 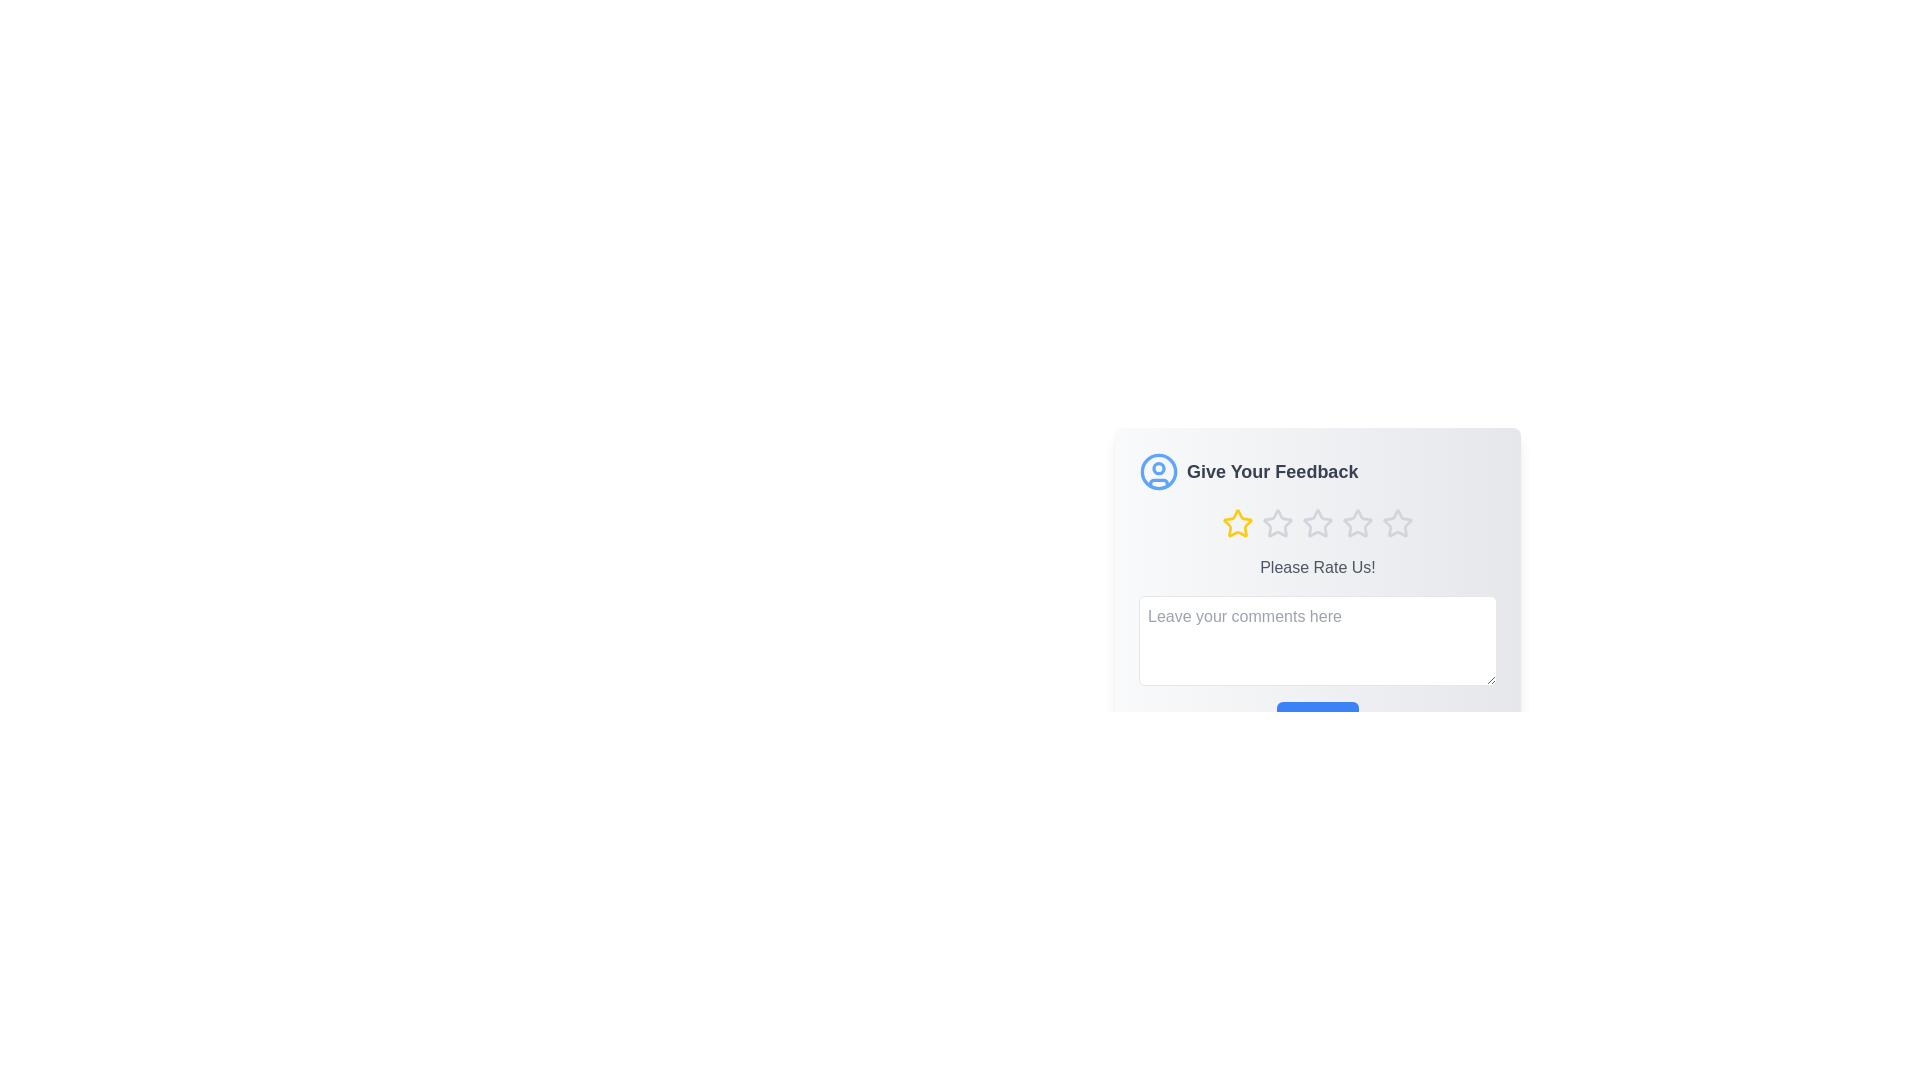 I want to click on the circular graphical element located inside the user avatar icon, which is positioned to the left of the text 'Give Your Feedback', so click(x=1158, y=471).